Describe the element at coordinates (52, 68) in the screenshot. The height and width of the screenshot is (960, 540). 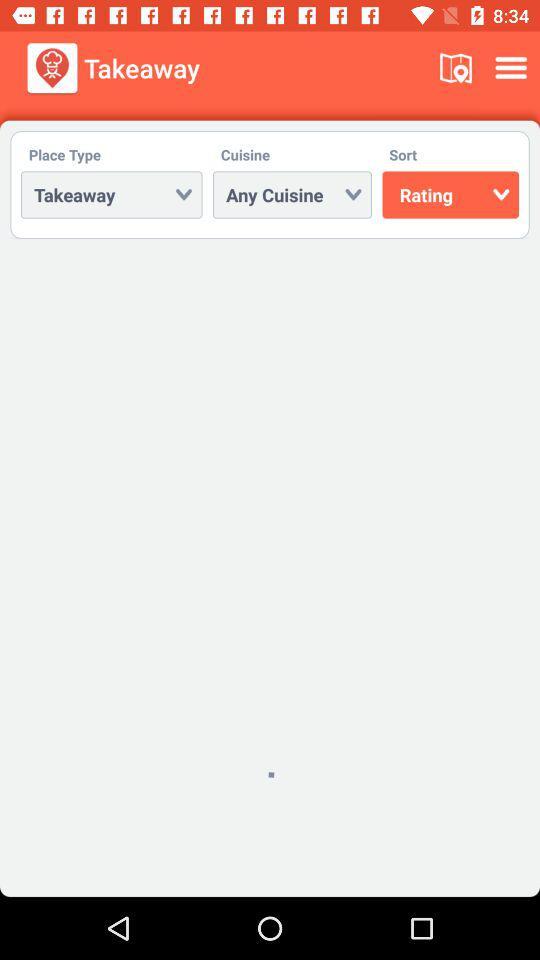
I see `the icon which is left side of the takeaway in orange background` at that location.